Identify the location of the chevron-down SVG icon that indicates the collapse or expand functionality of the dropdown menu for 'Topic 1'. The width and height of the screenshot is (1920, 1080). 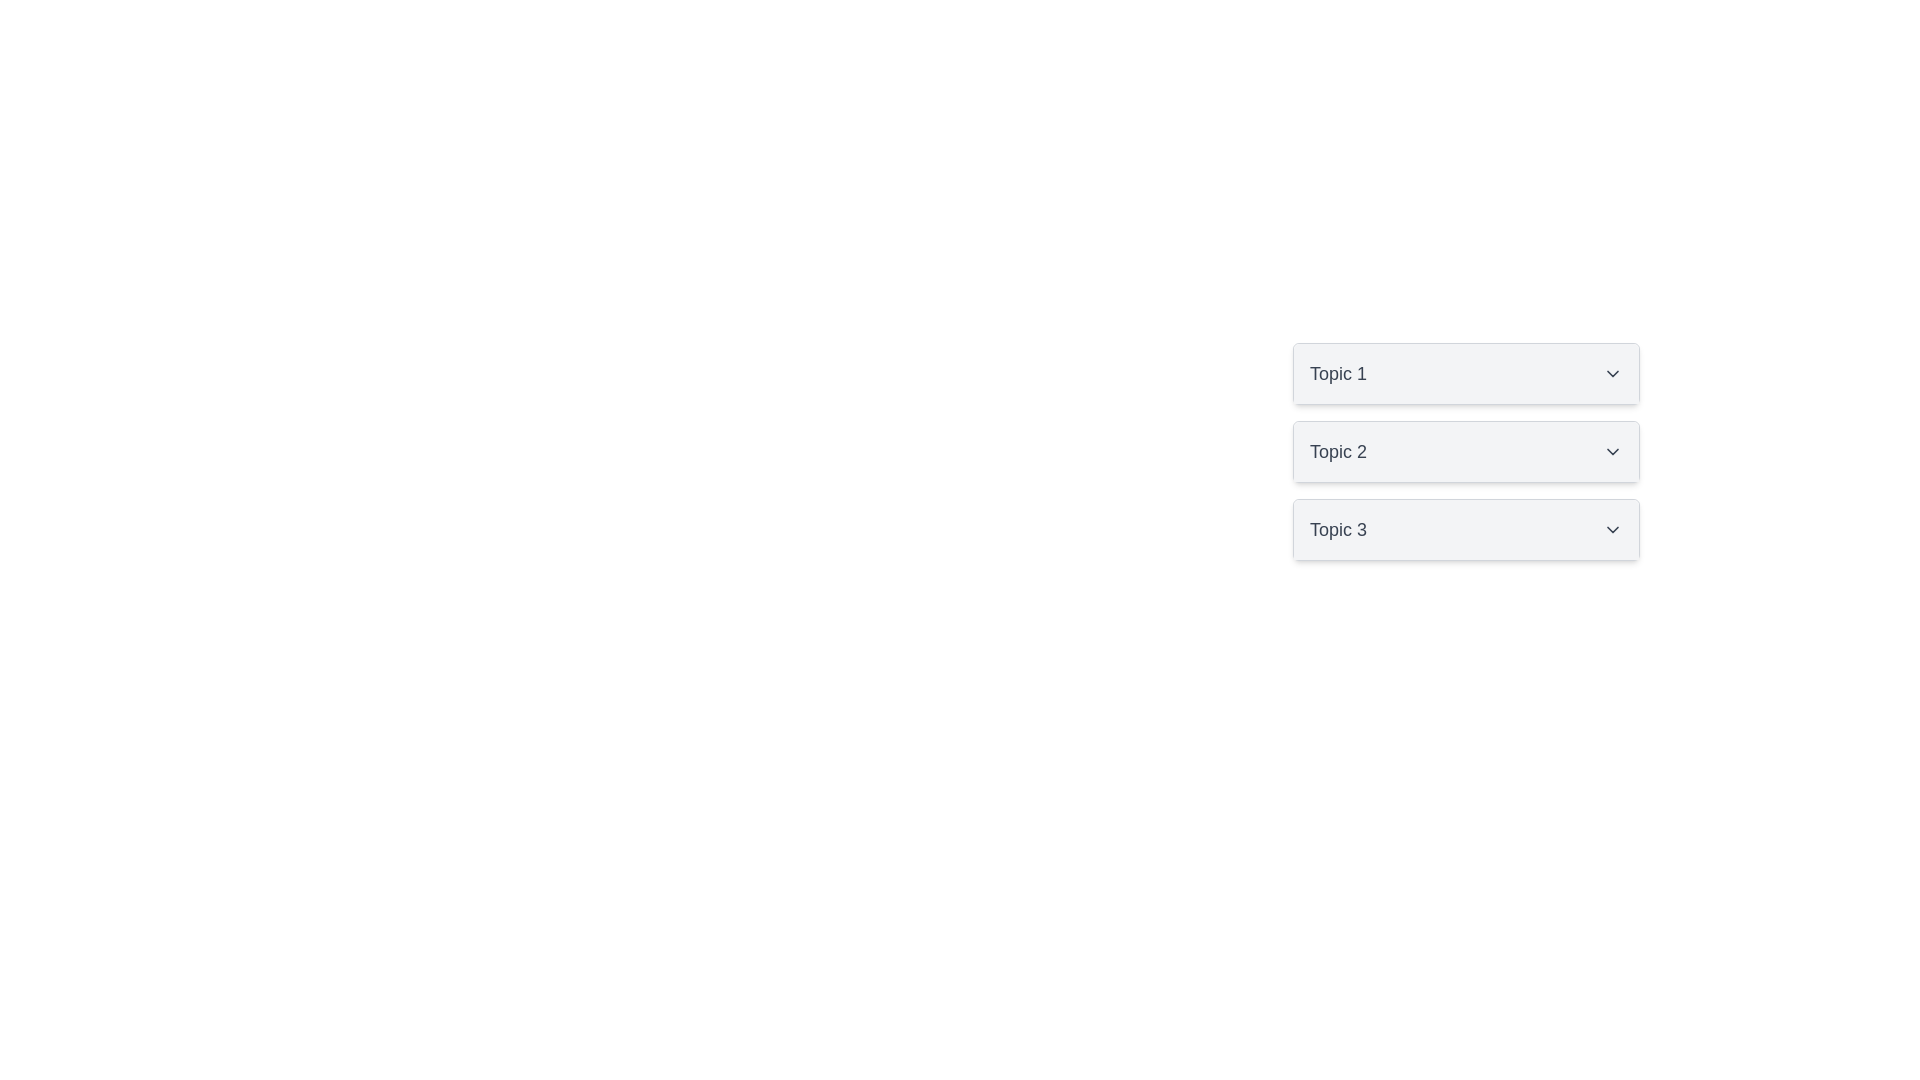
(1612, 374).